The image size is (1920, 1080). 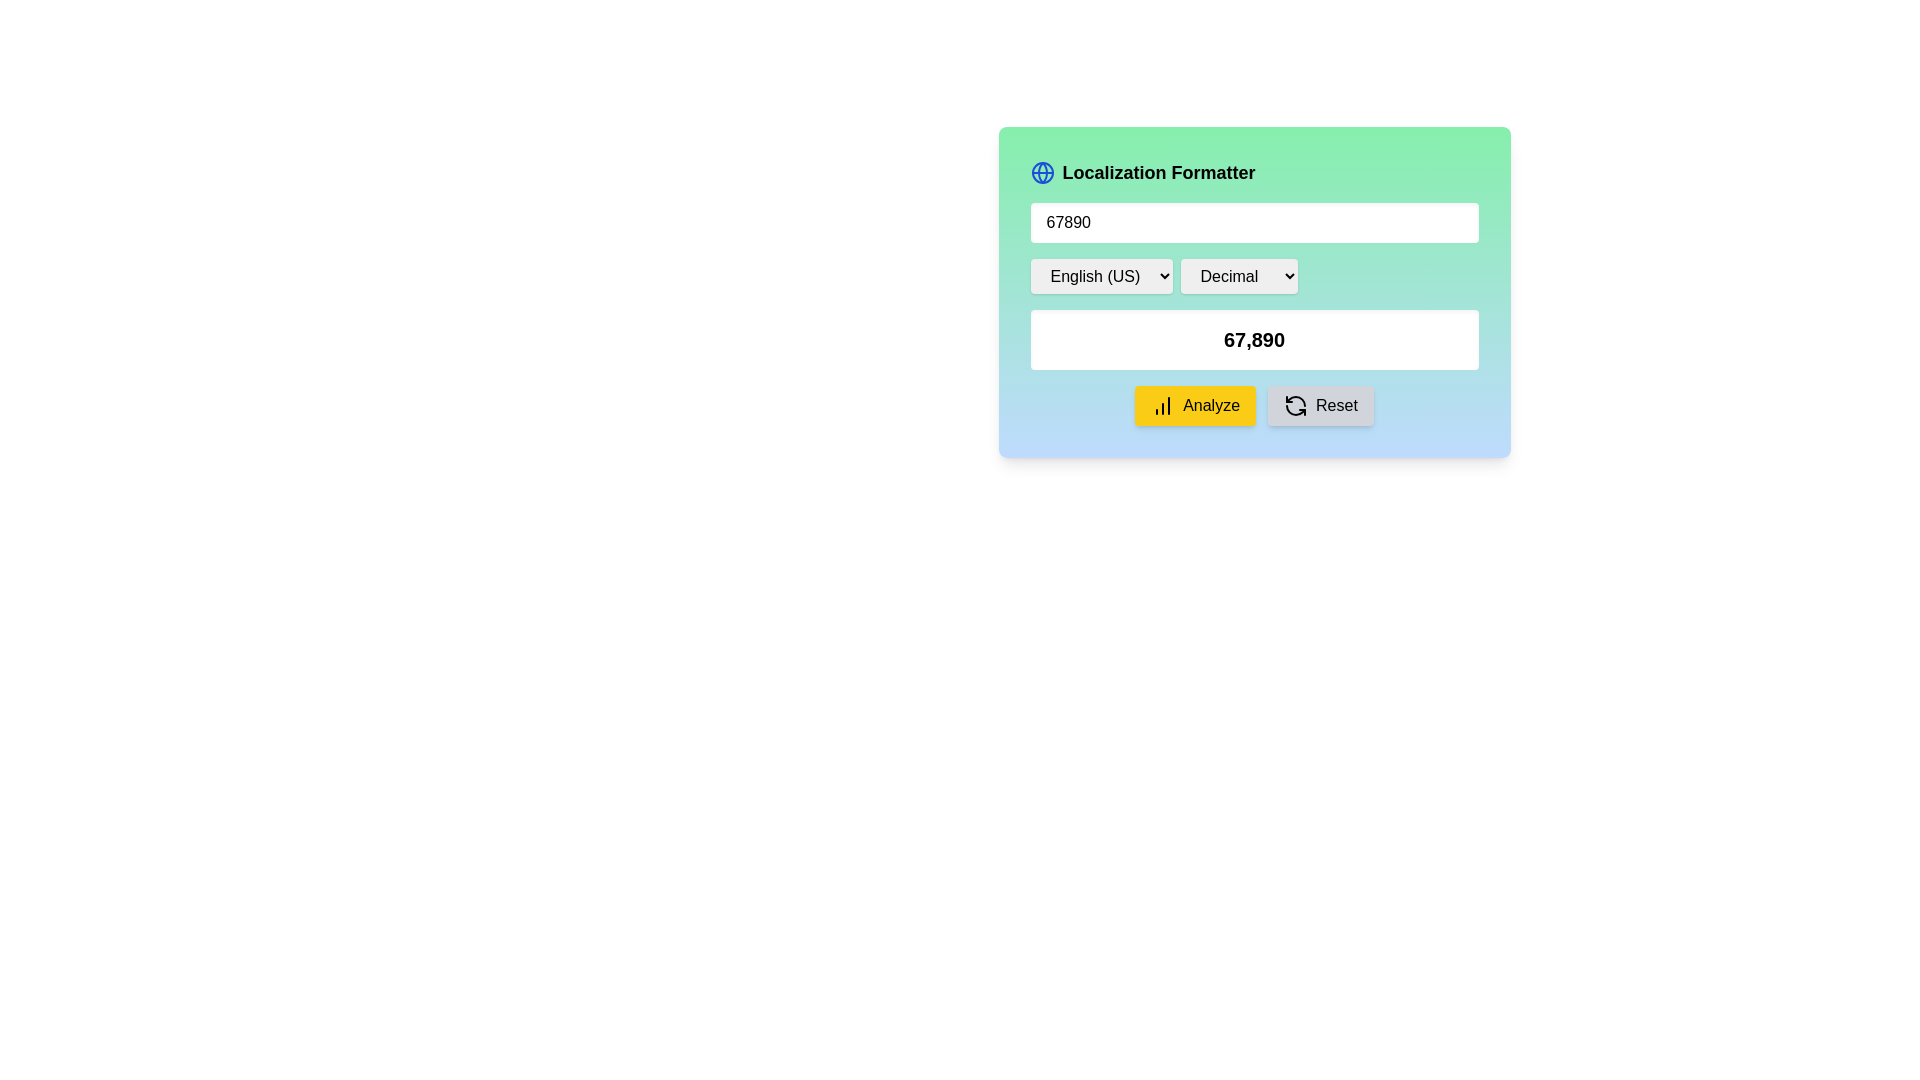 I want to click on the numerical formatting dropdown menu by navigating through the elements, so click(x=1237, y=276).